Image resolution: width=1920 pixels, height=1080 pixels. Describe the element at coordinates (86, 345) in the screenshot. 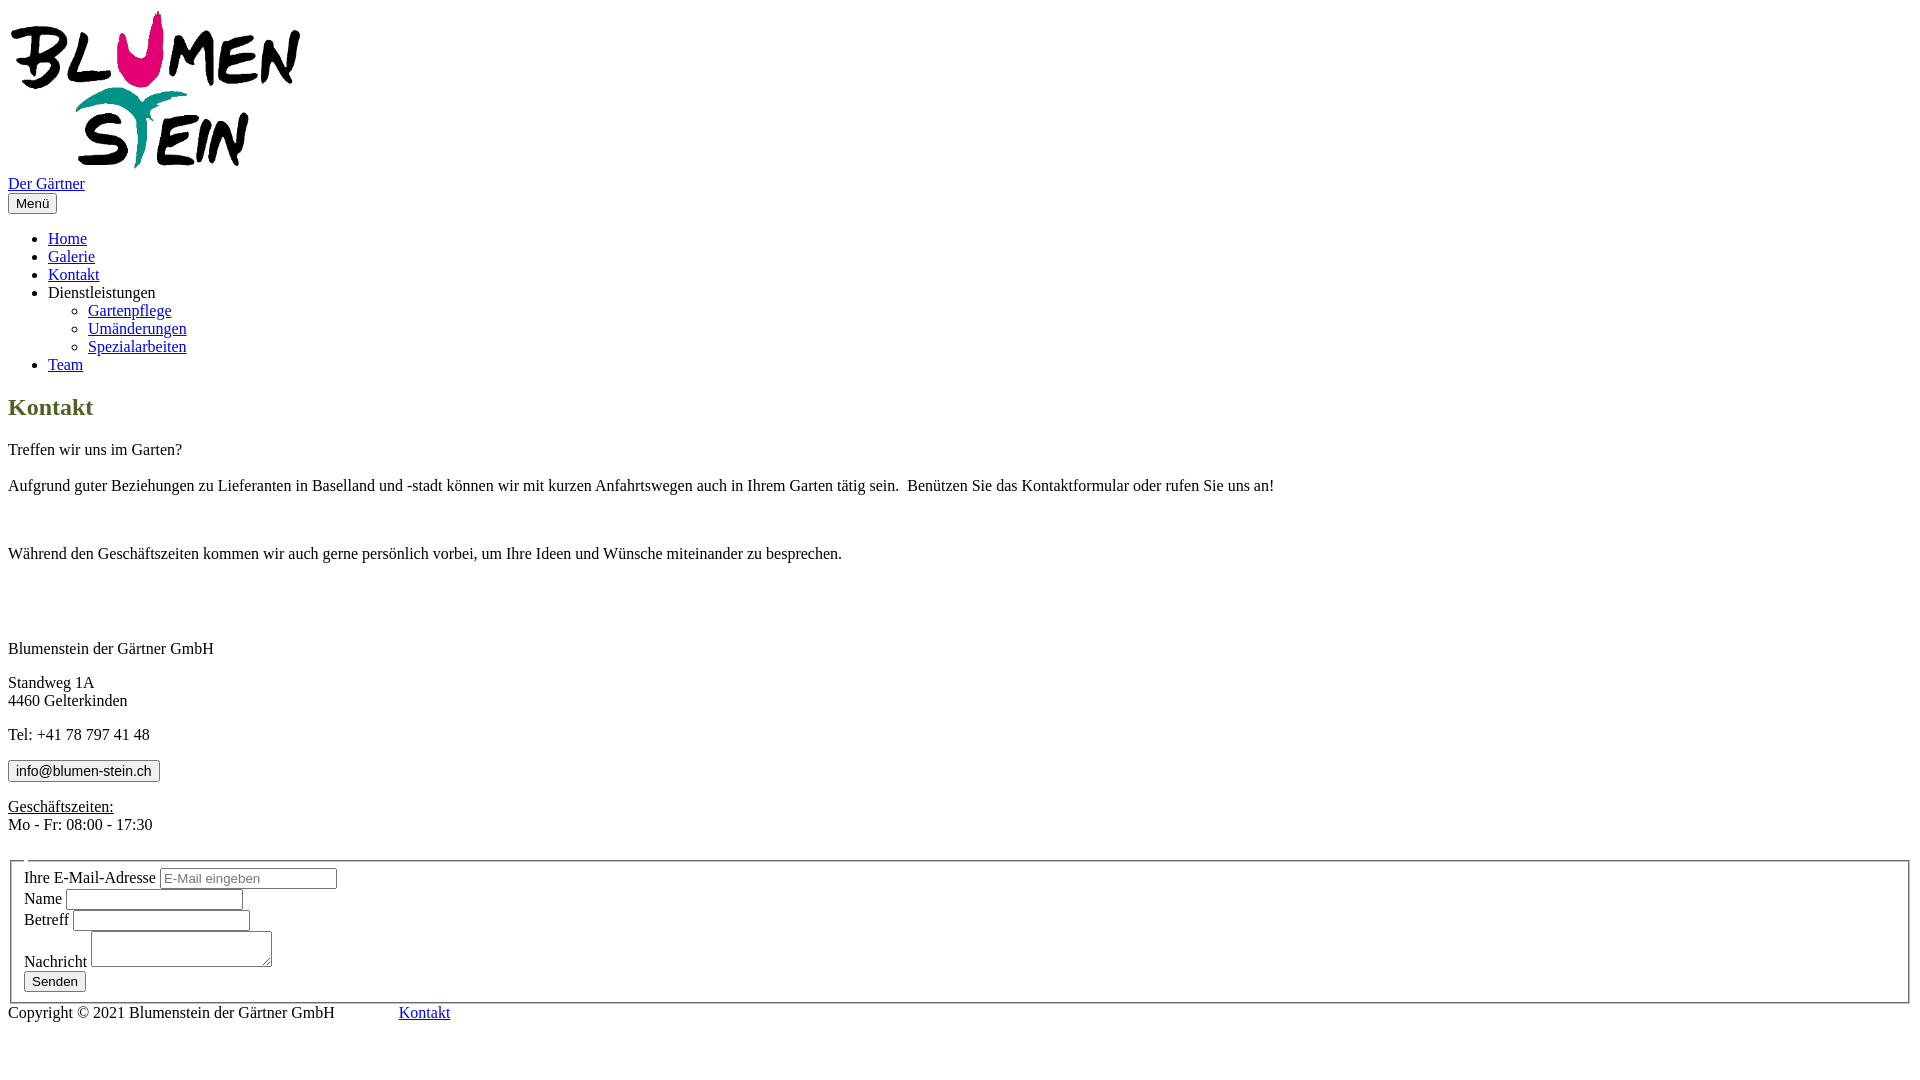

I see `'Spezialarbeiten'` at that location.